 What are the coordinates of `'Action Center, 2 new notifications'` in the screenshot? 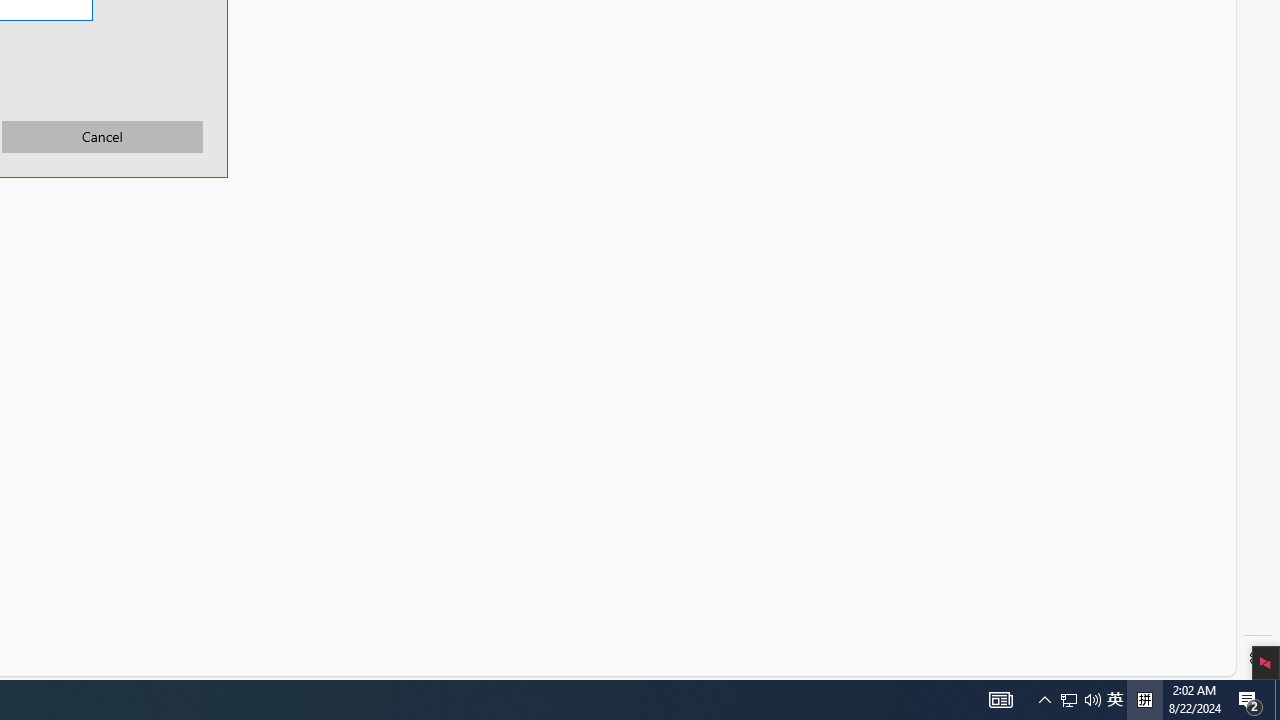 It's located at (1250, 698).